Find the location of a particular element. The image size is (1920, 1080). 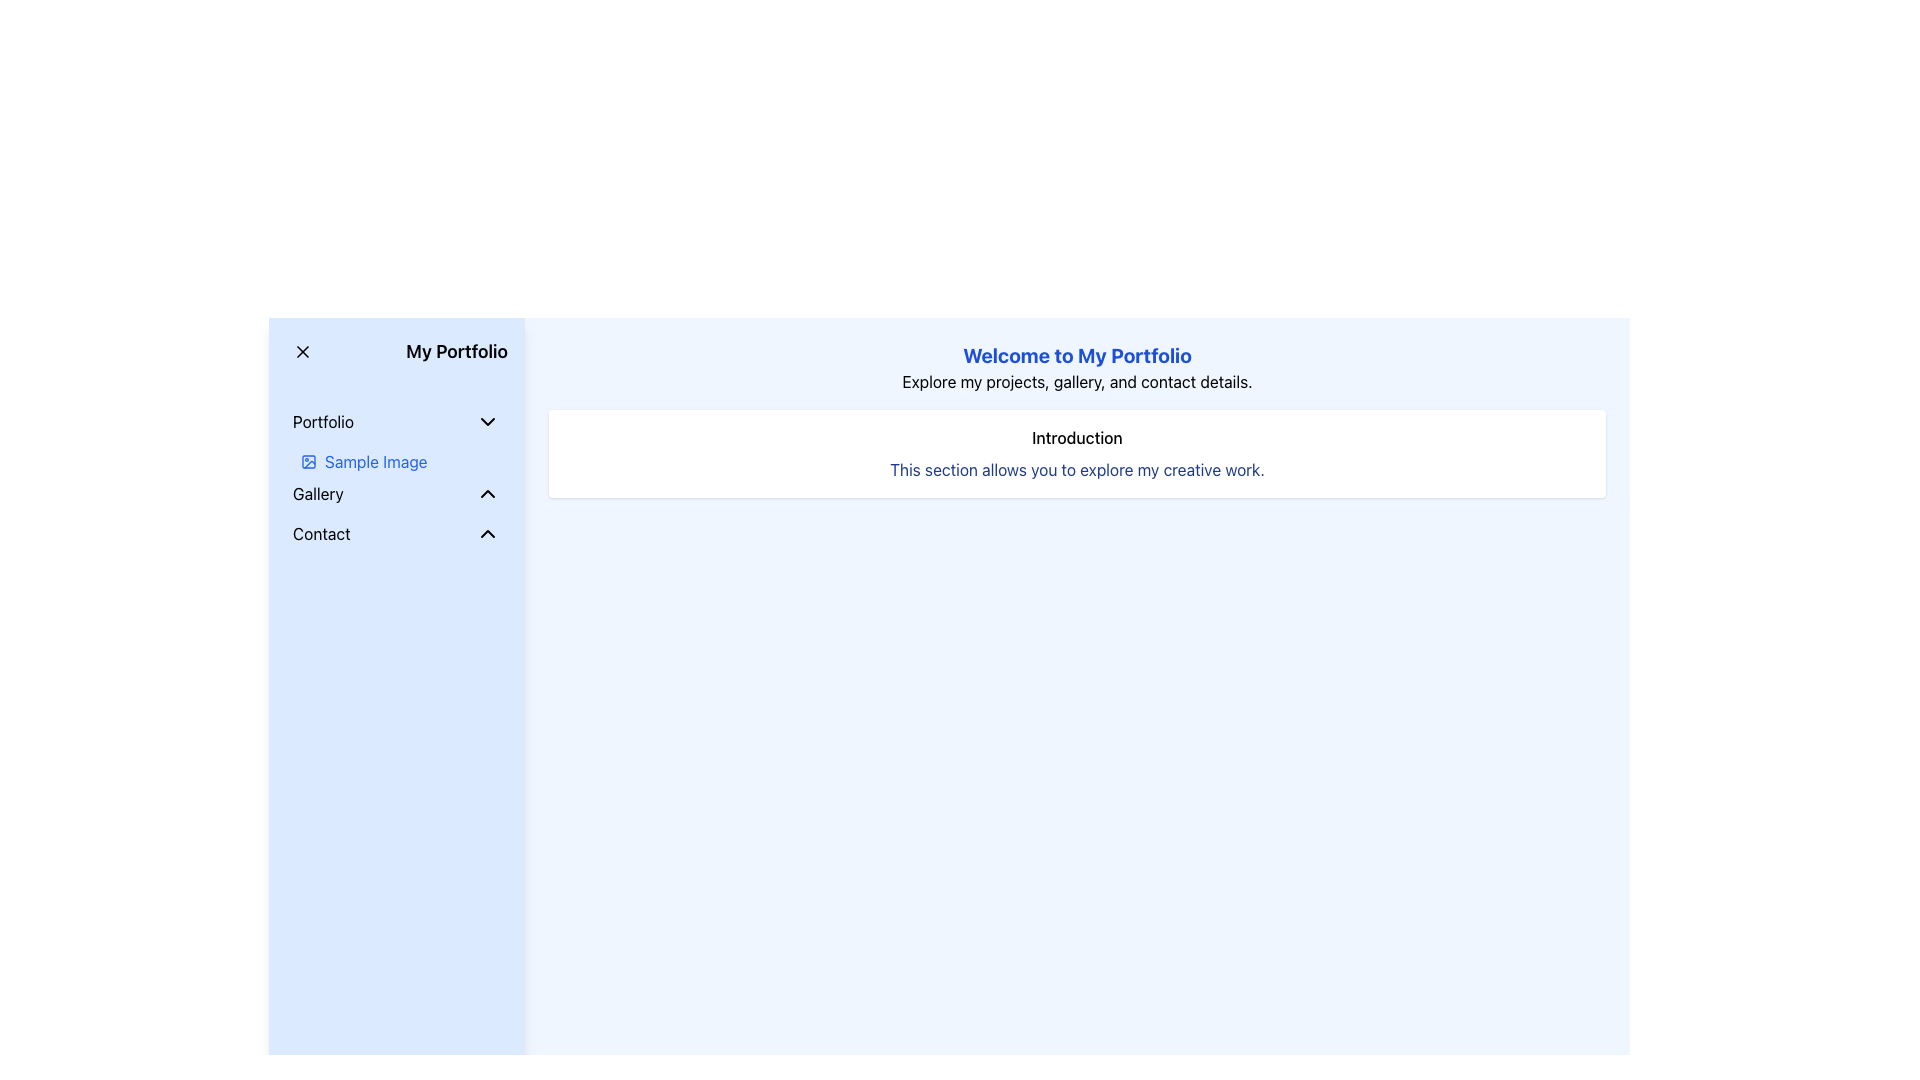

the non-interactive text label displaying the section title 'Contact', which is part of the vertical navigation menu under the 'Gallery' section is located at coordinates (321, 532).